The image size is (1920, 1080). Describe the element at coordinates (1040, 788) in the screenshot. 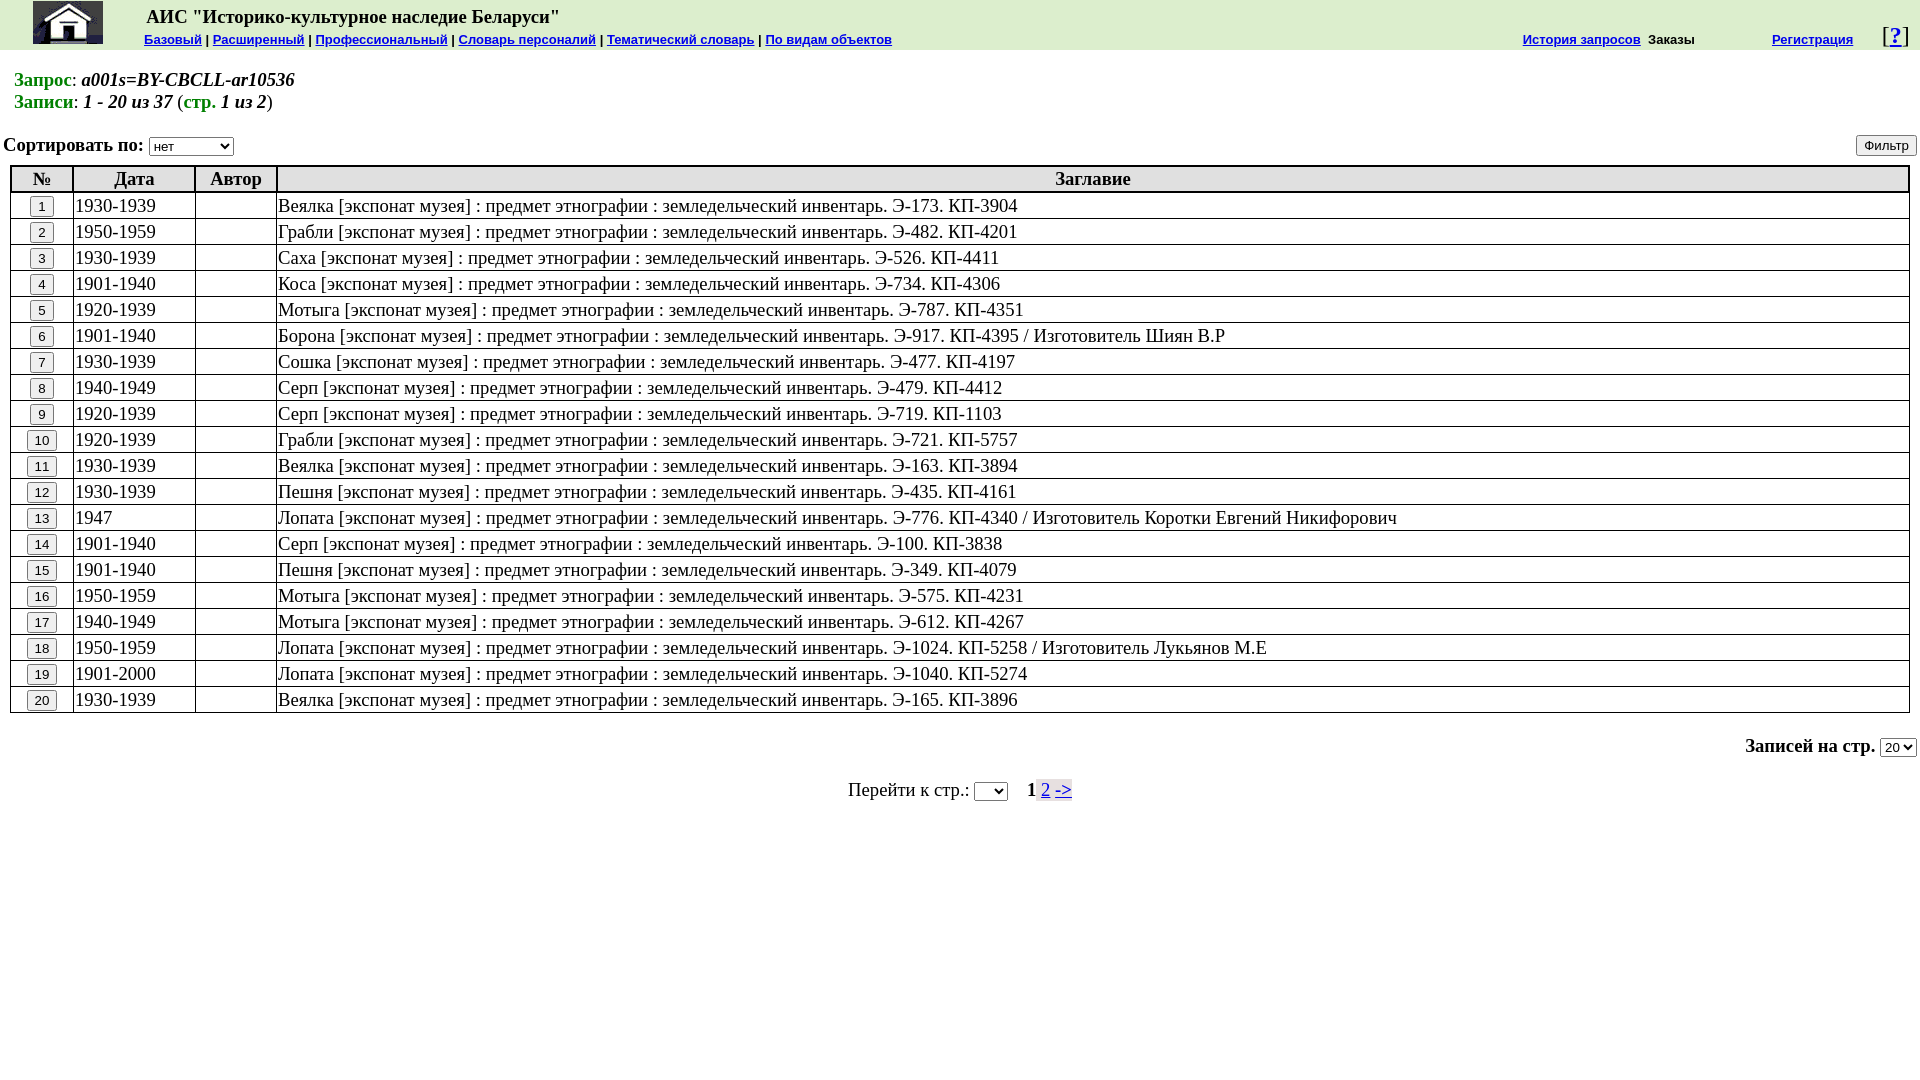

I see `'2'` at that location.